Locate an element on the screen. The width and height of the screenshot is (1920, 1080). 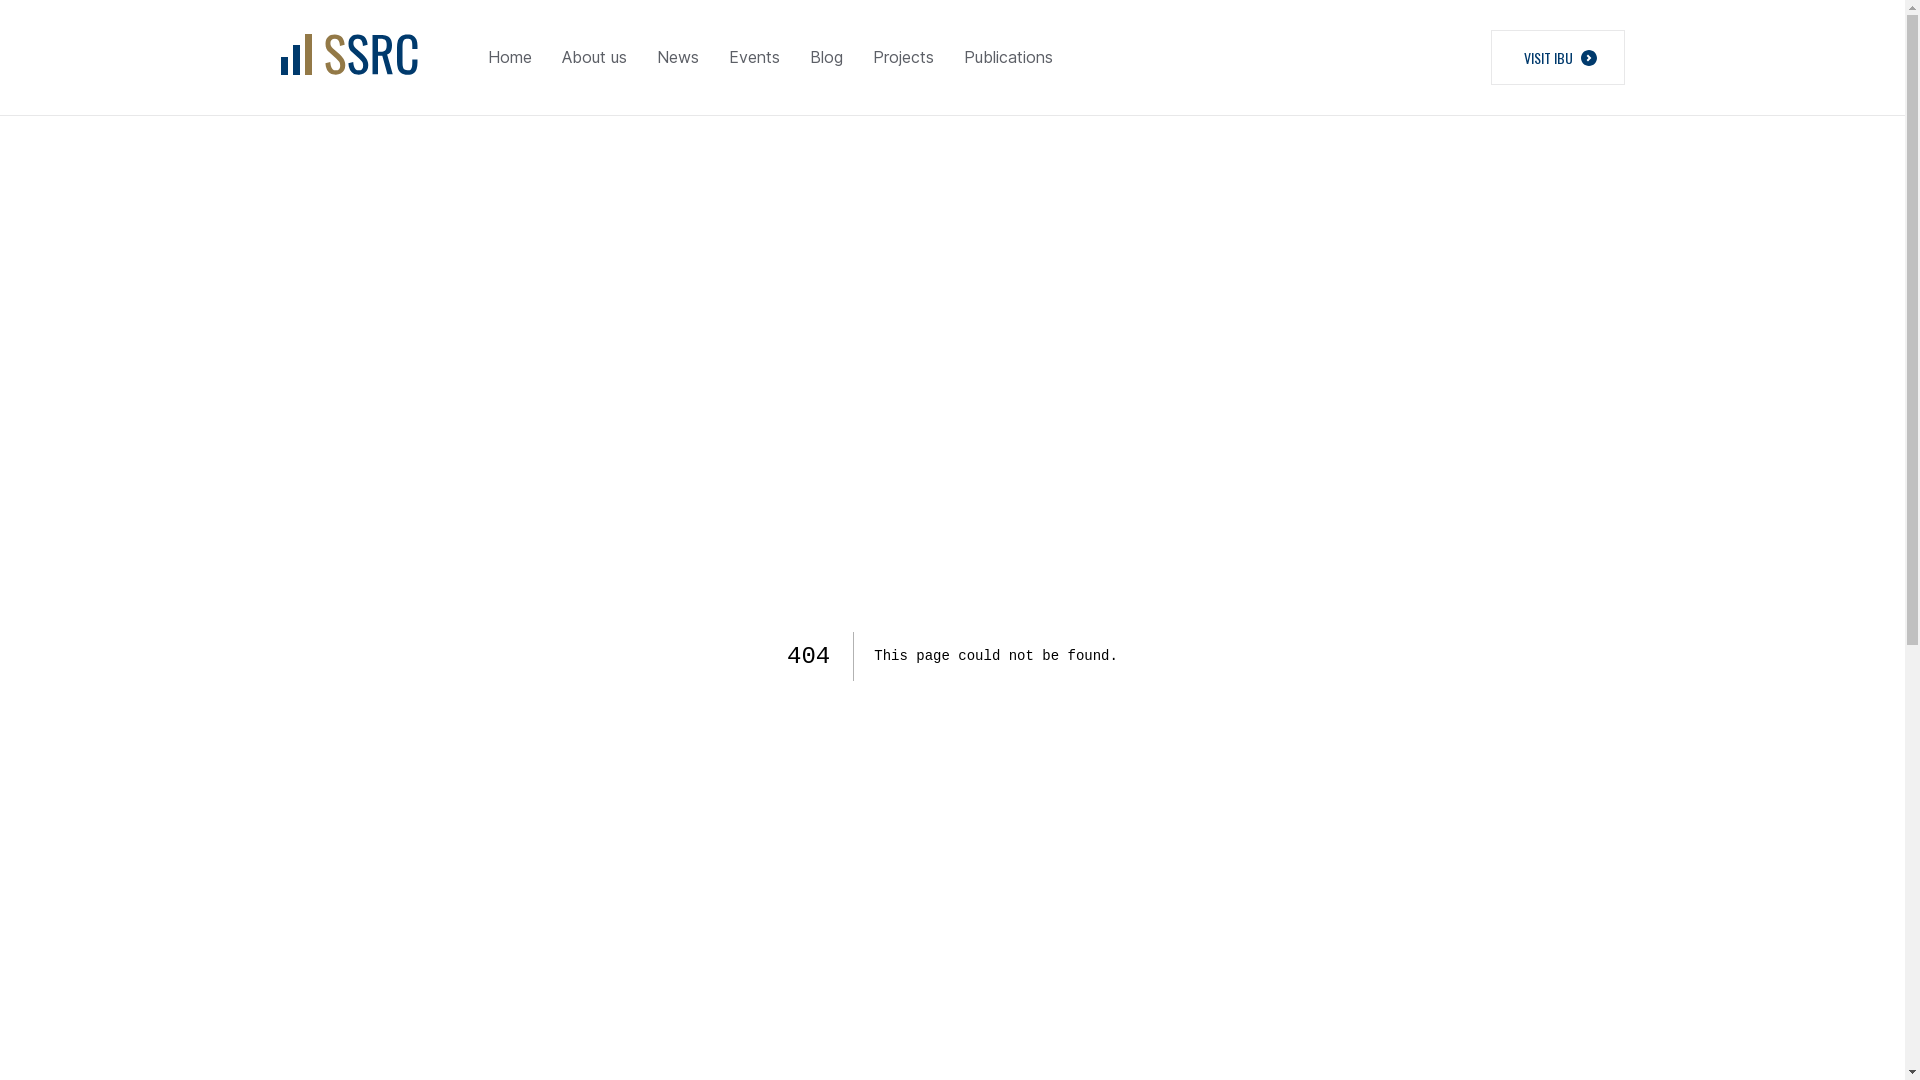
'Events' is located at coordinates (727, 56).